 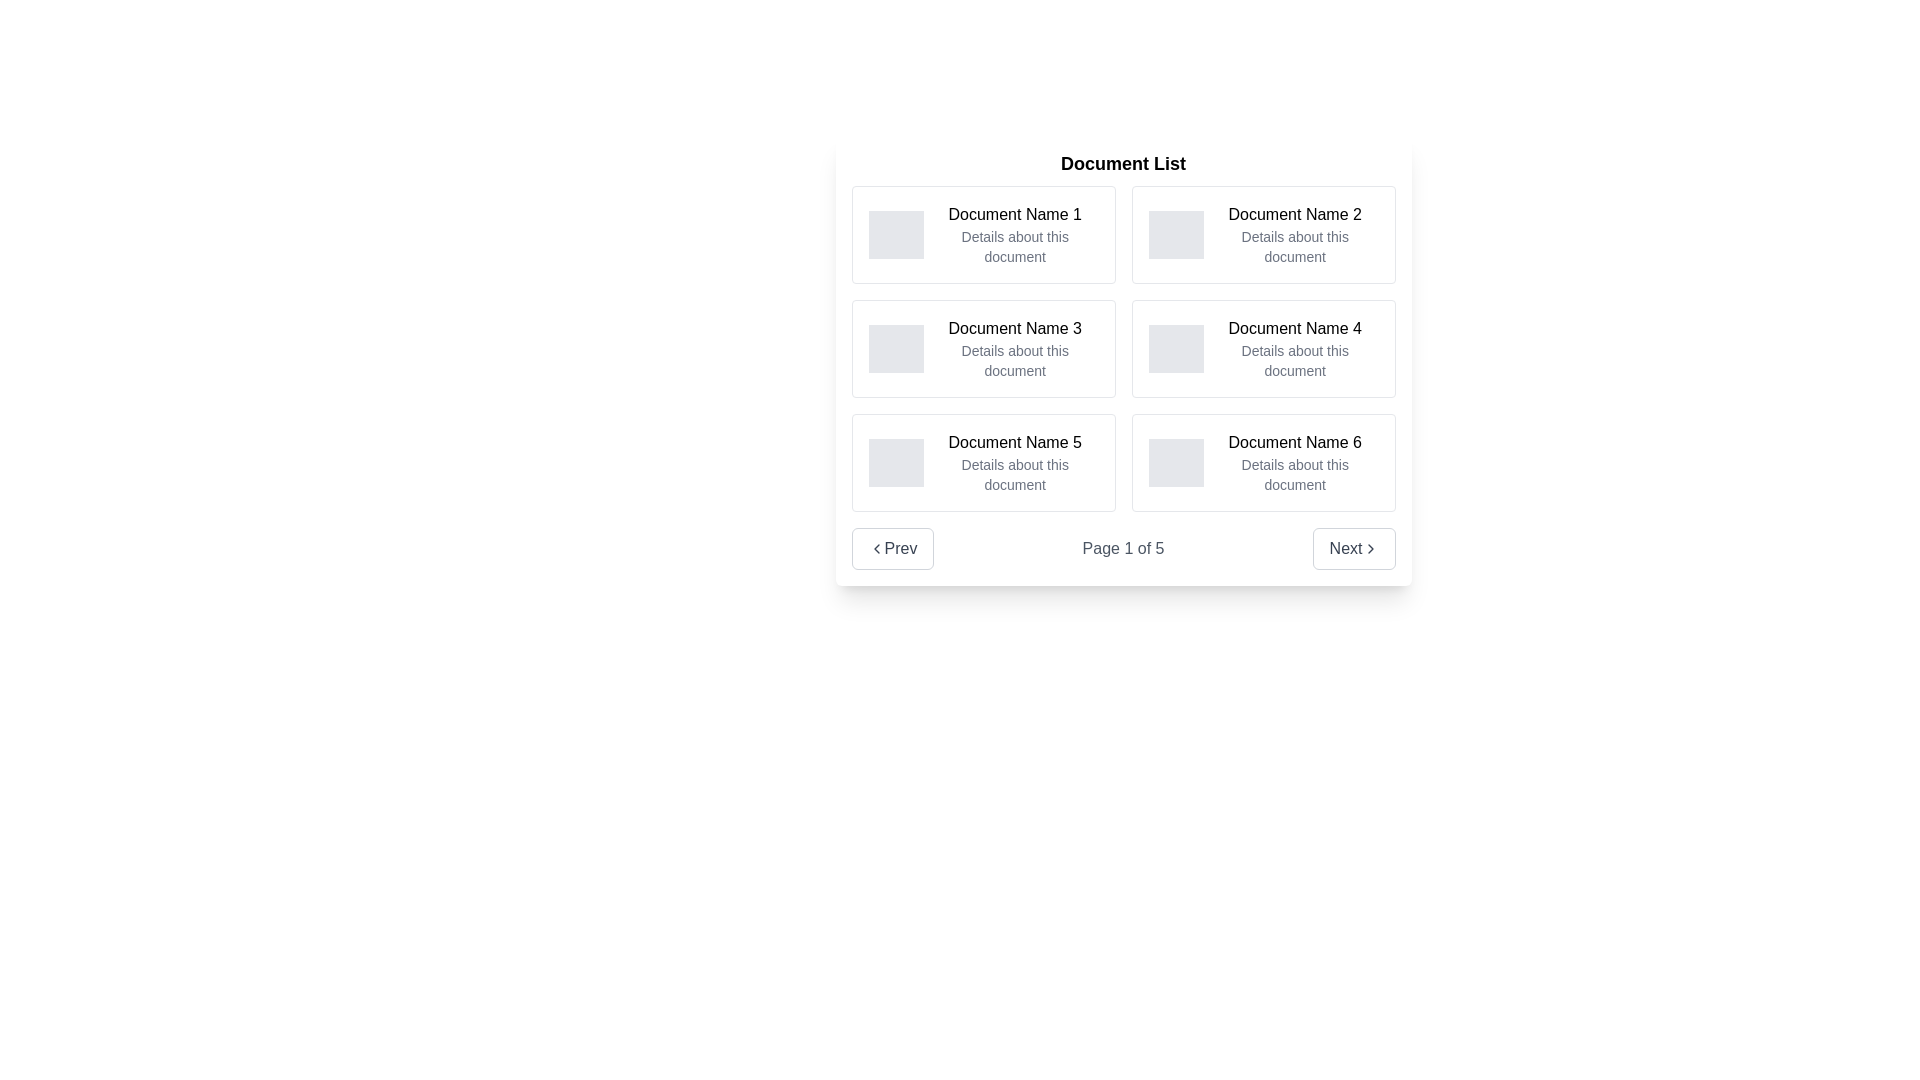 What do you see at coordinates (1295, 347) in the screenshot?
I see `the informational Text display that shows the title and description of a specific document, located in the second item of the second row in the 'Document List' component` at bounding box center [1295, 347].